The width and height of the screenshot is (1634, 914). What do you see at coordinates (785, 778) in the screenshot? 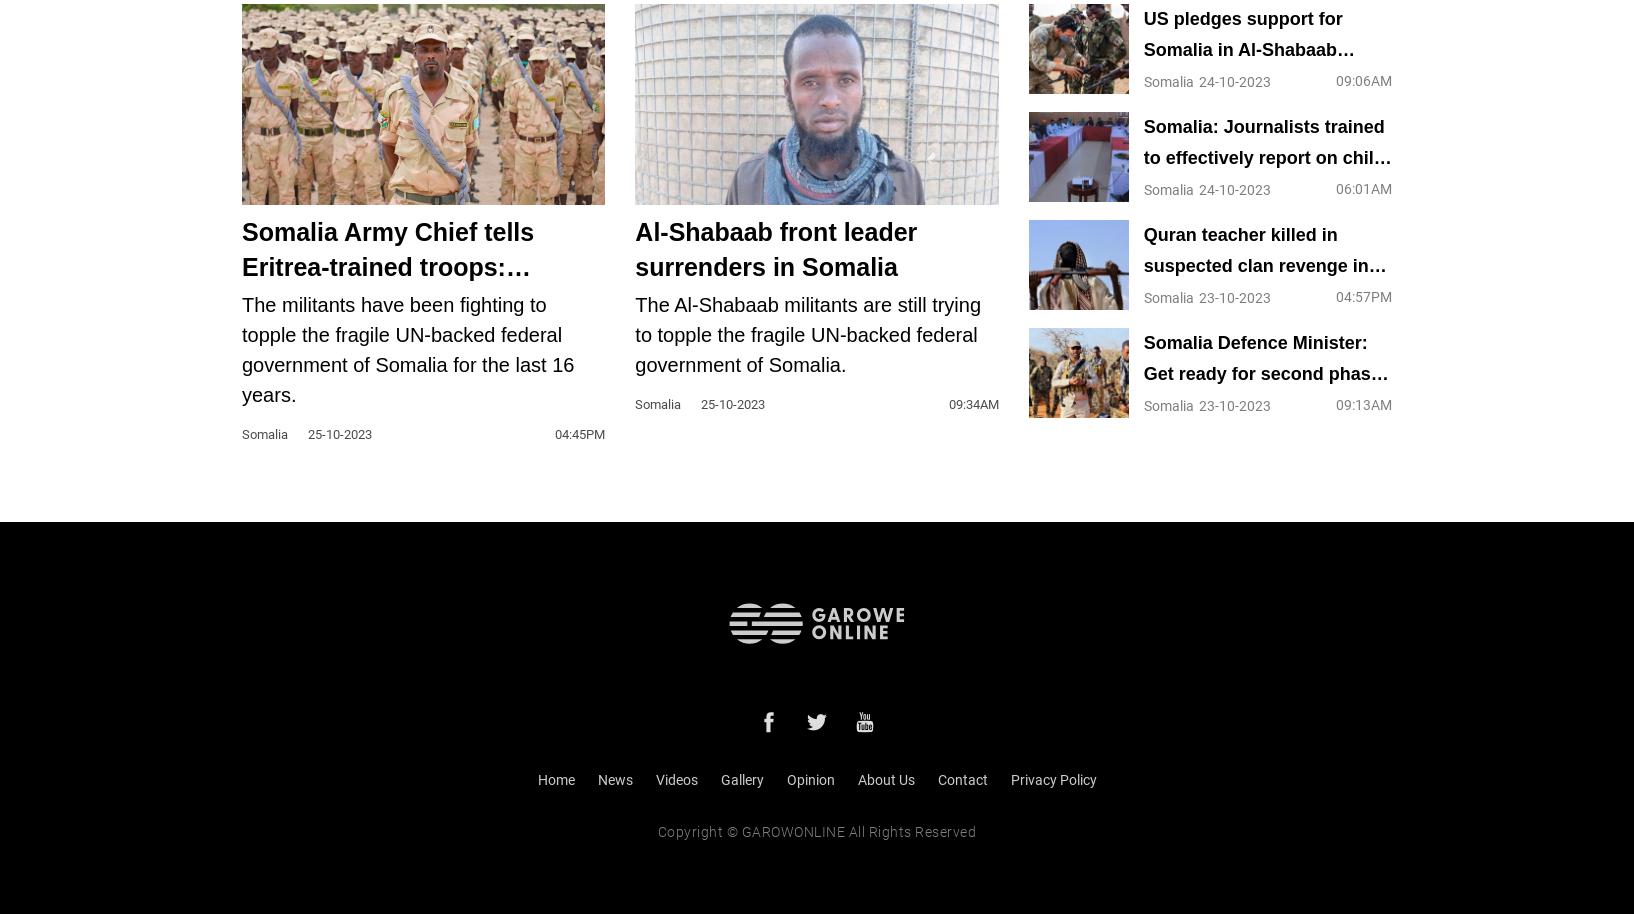
I see `'Opinion'` at bounding box center [785, 778].